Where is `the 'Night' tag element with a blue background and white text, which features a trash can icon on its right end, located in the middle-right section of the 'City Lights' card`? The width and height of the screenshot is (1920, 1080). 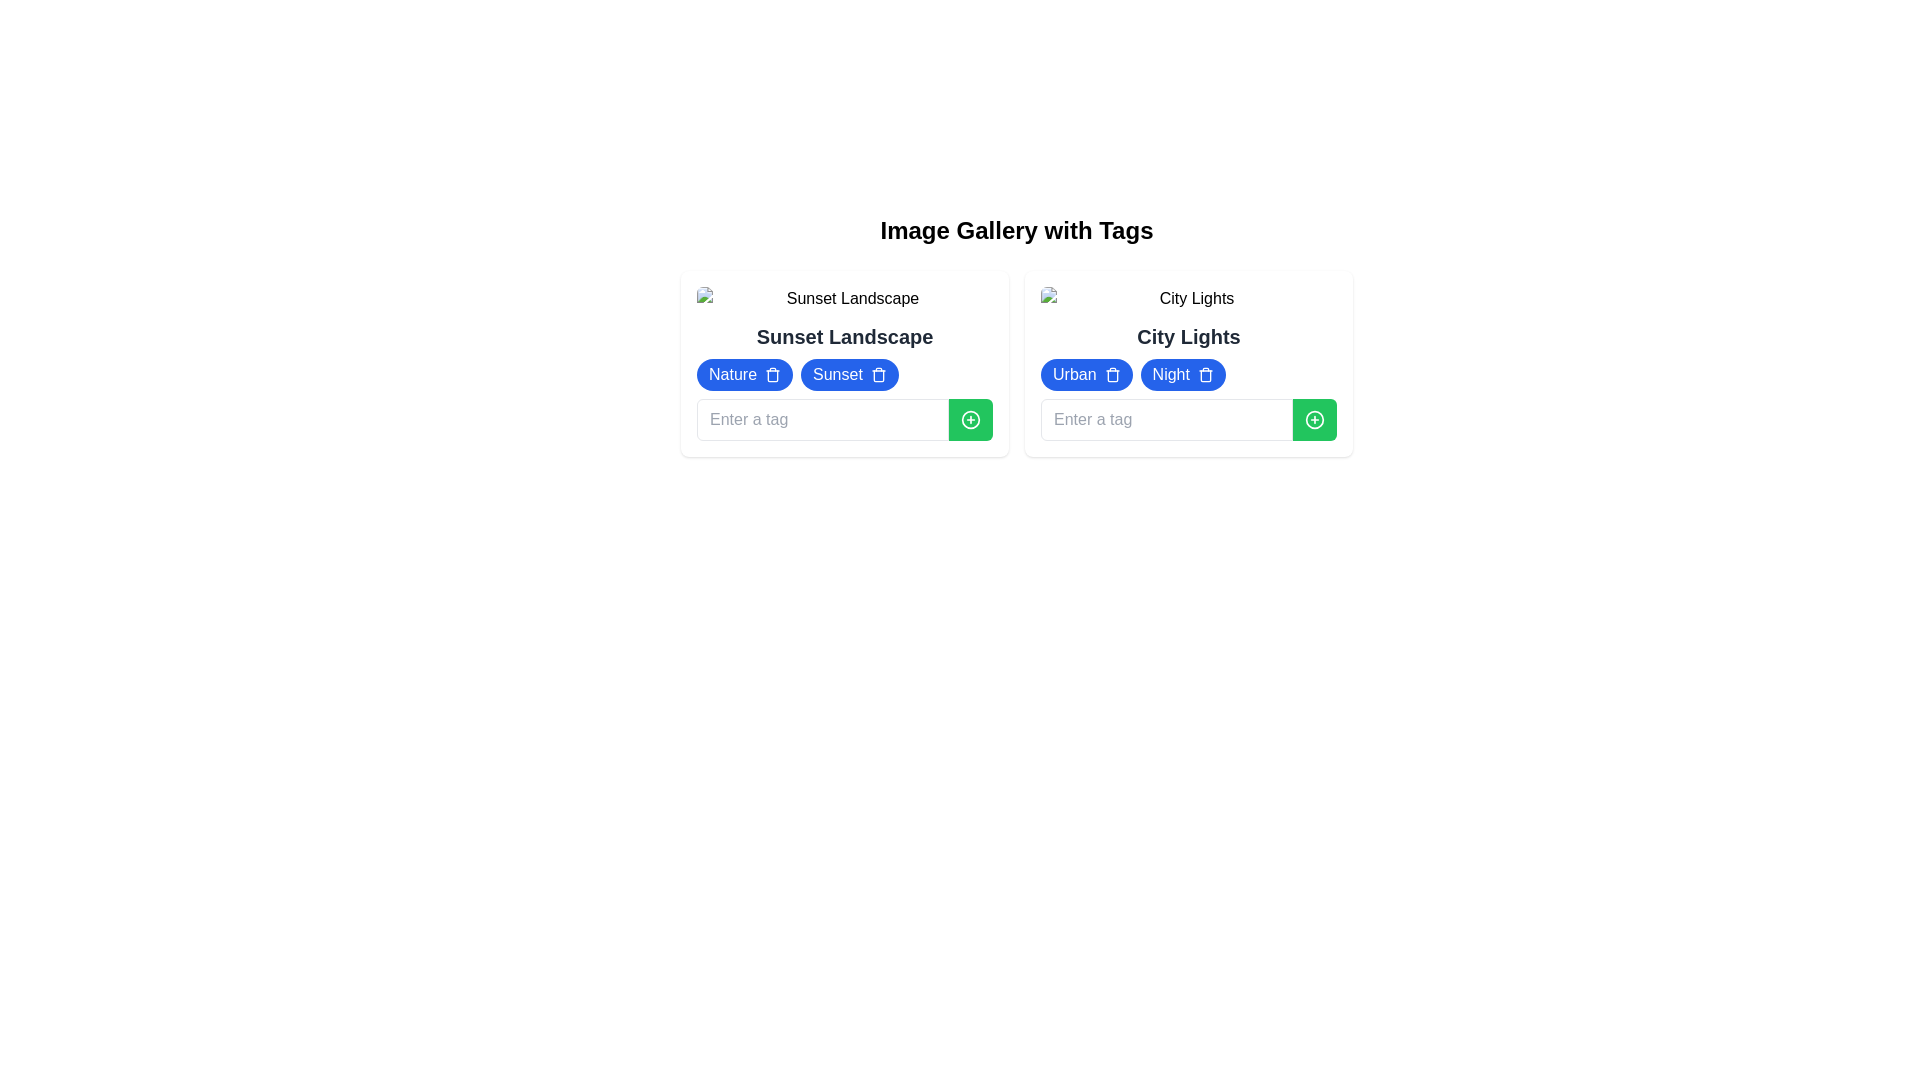
the 'Night' tag element with a blue background and white text, which features a trash can icon on its right end, located in the middle-right section of the 'City Lights' card is located at coordinates (1183, 374).